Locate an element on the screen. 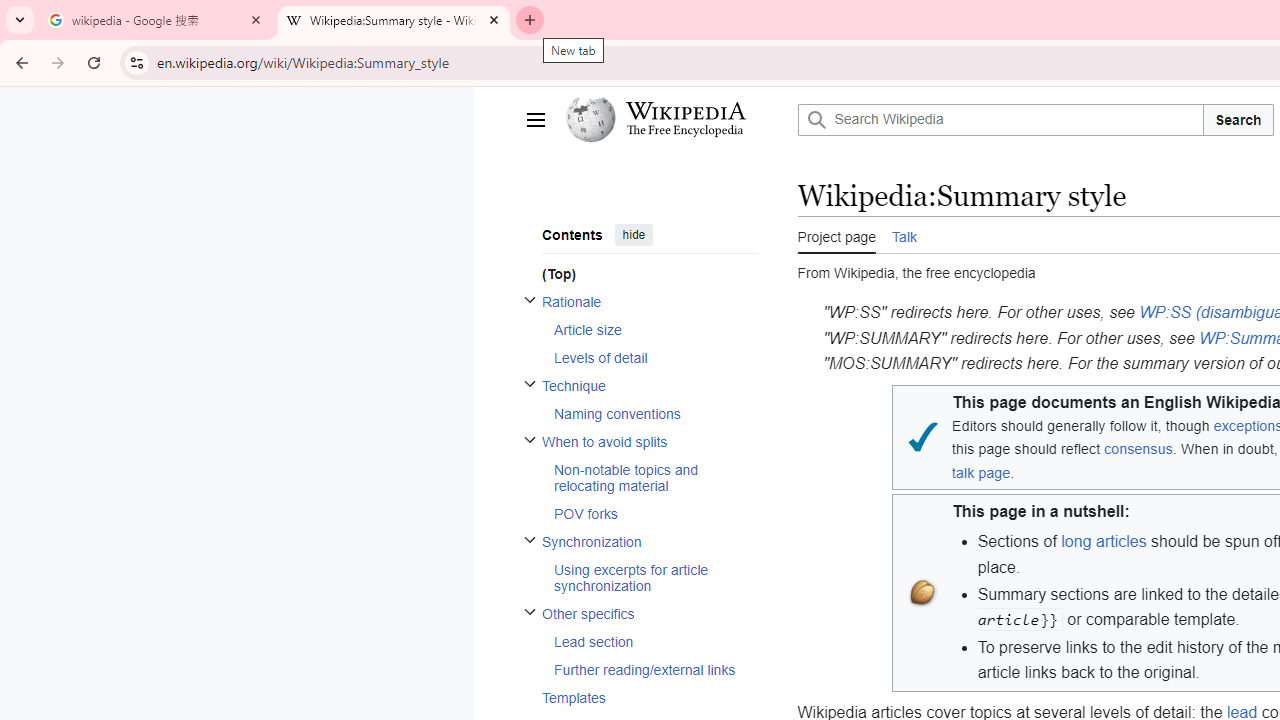 The height and width of the screenshot is (720, 1280). 'Toggle Technique subsection' is located at coordinates (529, 383).